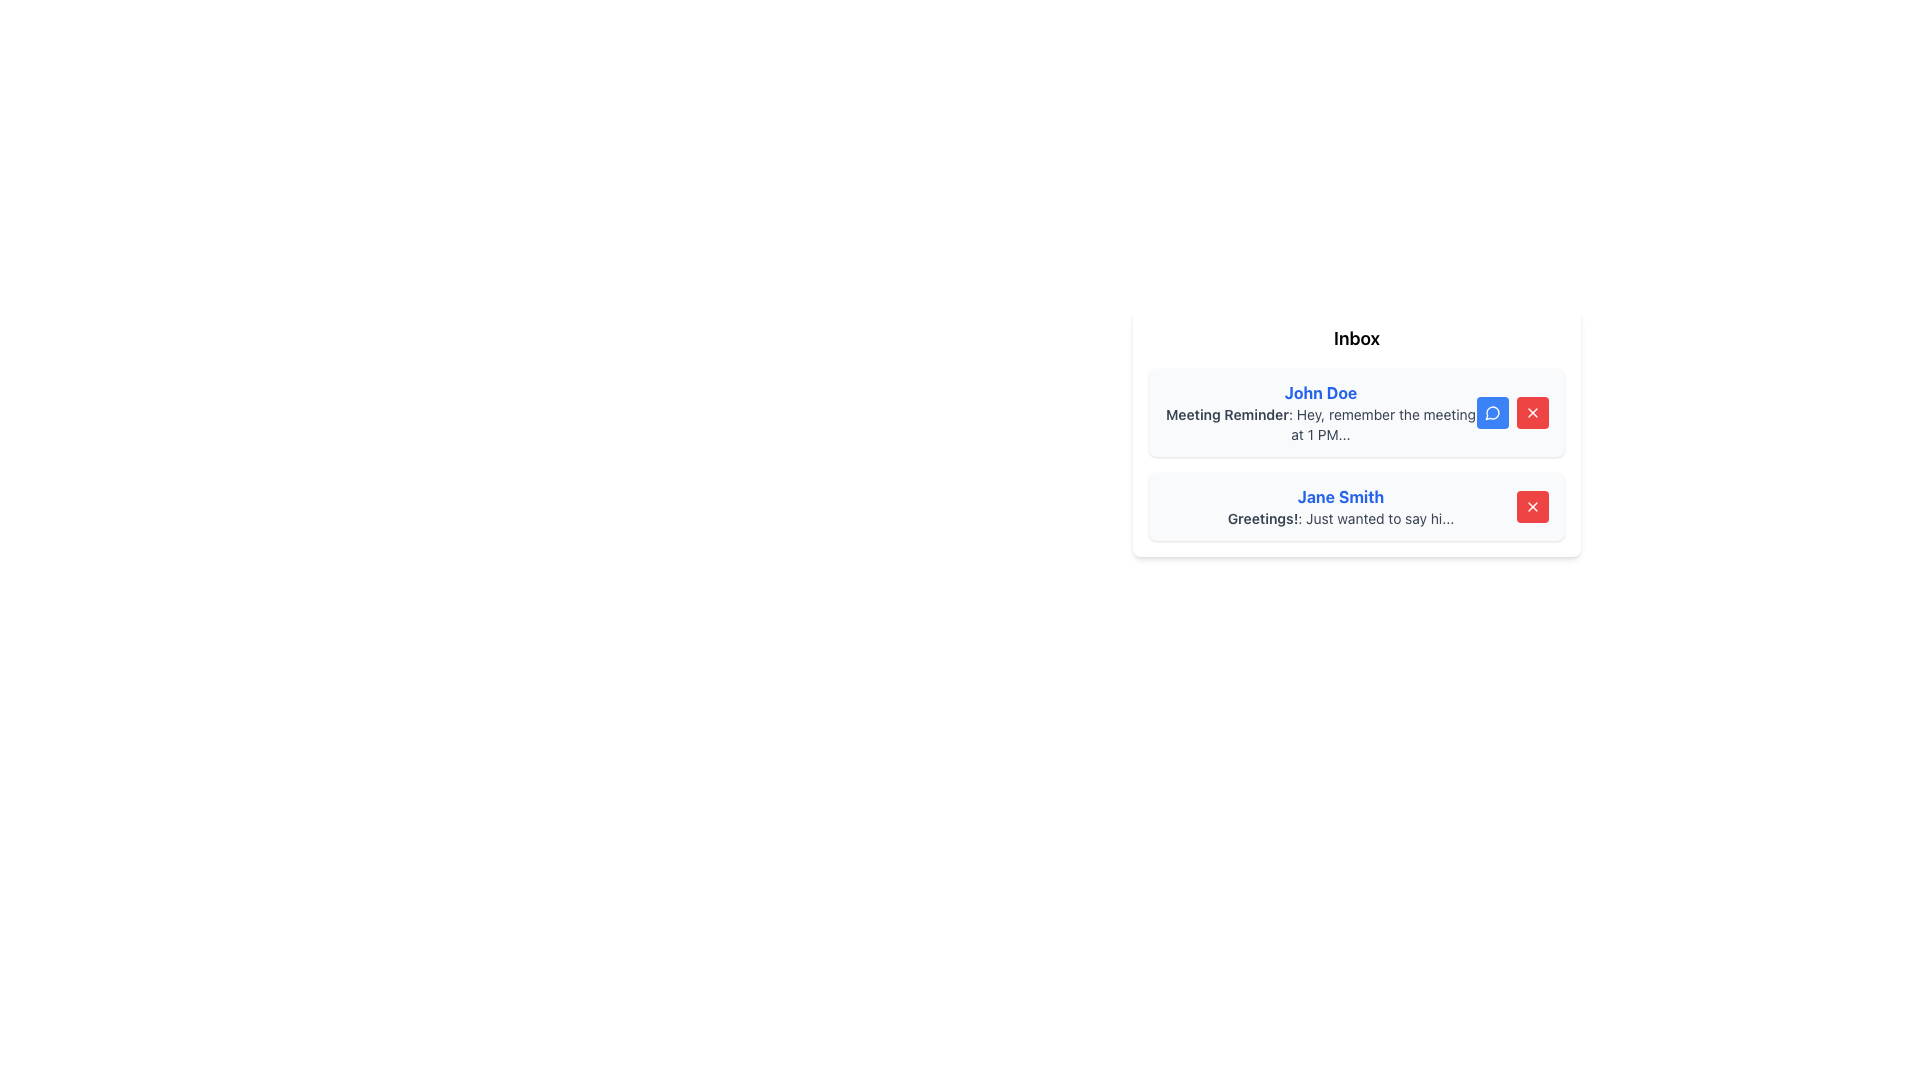 The height and width of the screenshot is (1080, 1920). Describe the element at coordinates (1492, 411) in the screenshot. I see `the reply/comment button, which features a speech bubble icon, to receive tooltip feedback` at that location.